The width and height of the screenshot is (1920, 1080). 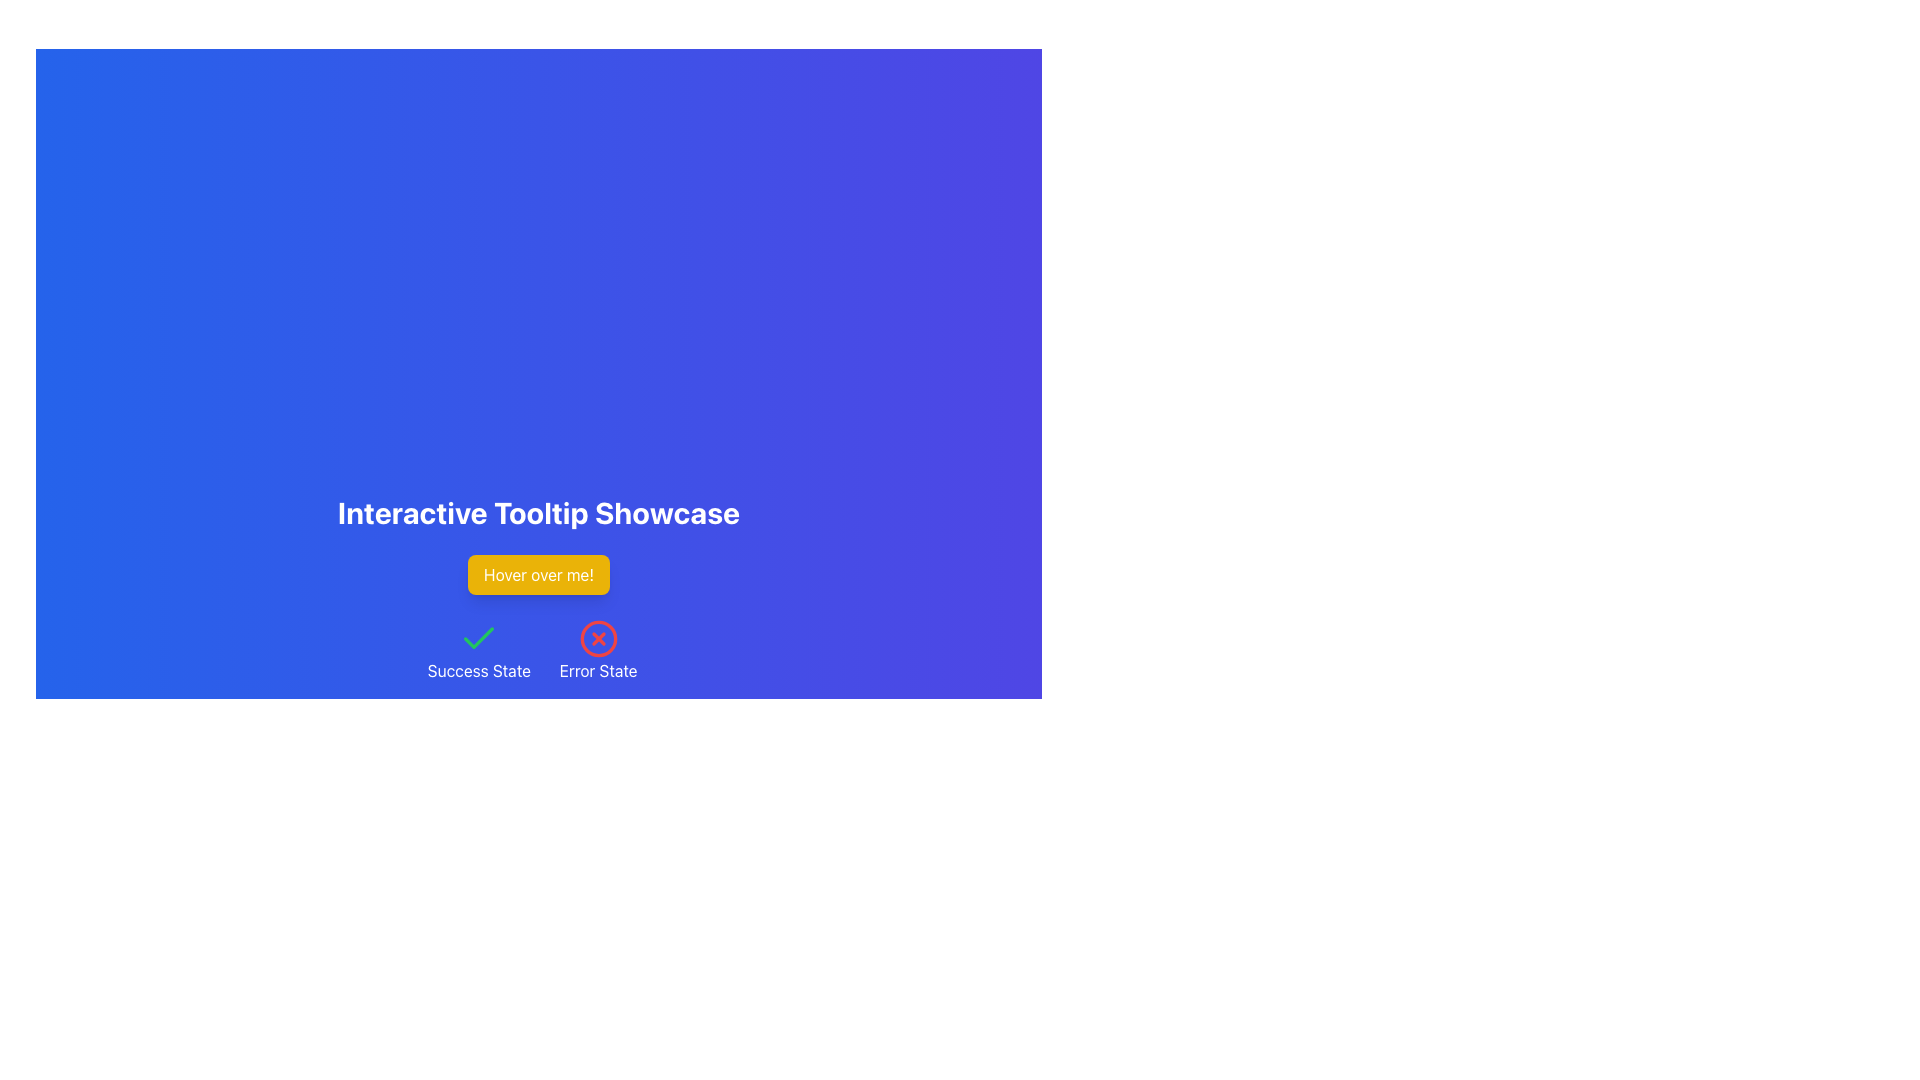 What do you see at coordinates (538, 574) in the screenshot?
I see `the interactive button located centrally in the layout, positioned between the title 'Interactive Tooltip Showcase' and the state indicators 'Success State' and 'Error State', to trigger a tooltip or visual change` at bounding box center [538, 574].